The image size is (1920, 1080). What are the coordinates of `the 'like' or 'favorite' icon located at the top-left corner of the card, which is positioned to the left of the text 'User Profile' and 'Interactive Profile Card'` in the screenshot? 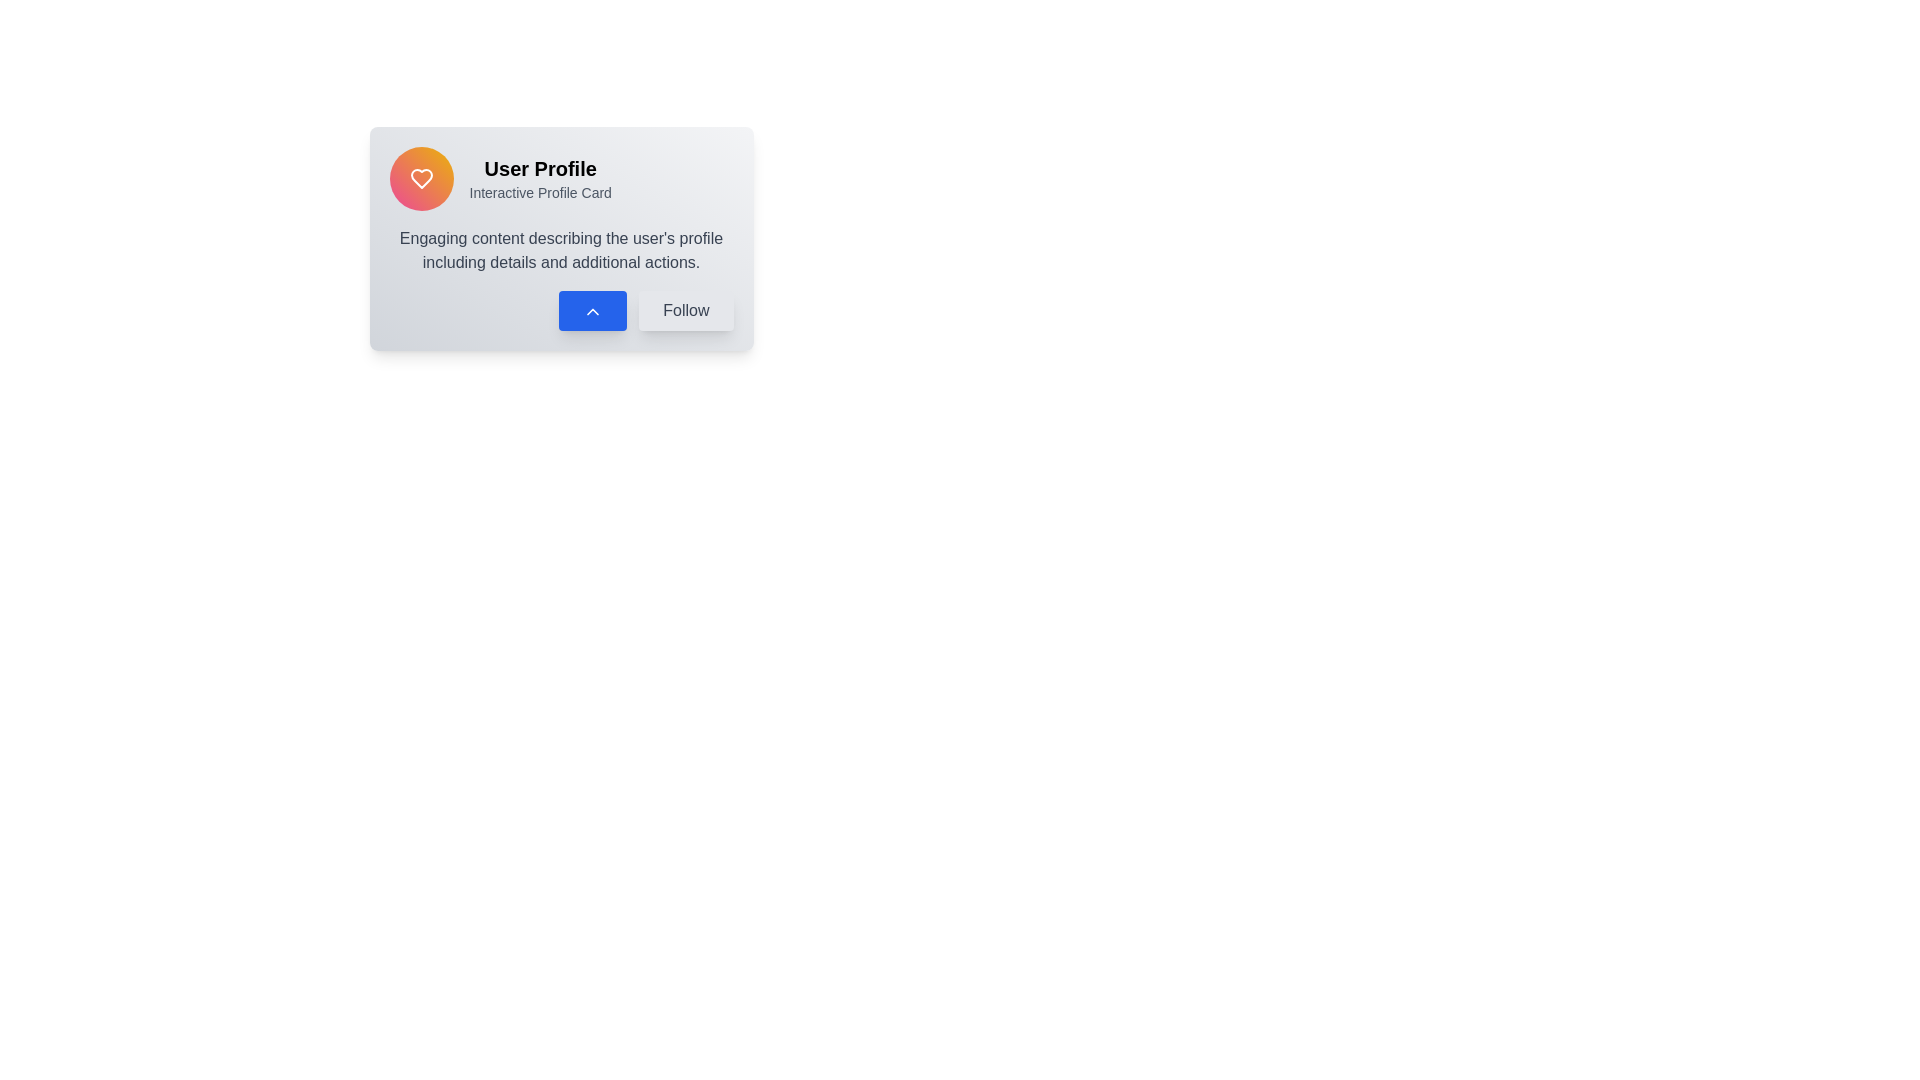 It's located at (420, 177).